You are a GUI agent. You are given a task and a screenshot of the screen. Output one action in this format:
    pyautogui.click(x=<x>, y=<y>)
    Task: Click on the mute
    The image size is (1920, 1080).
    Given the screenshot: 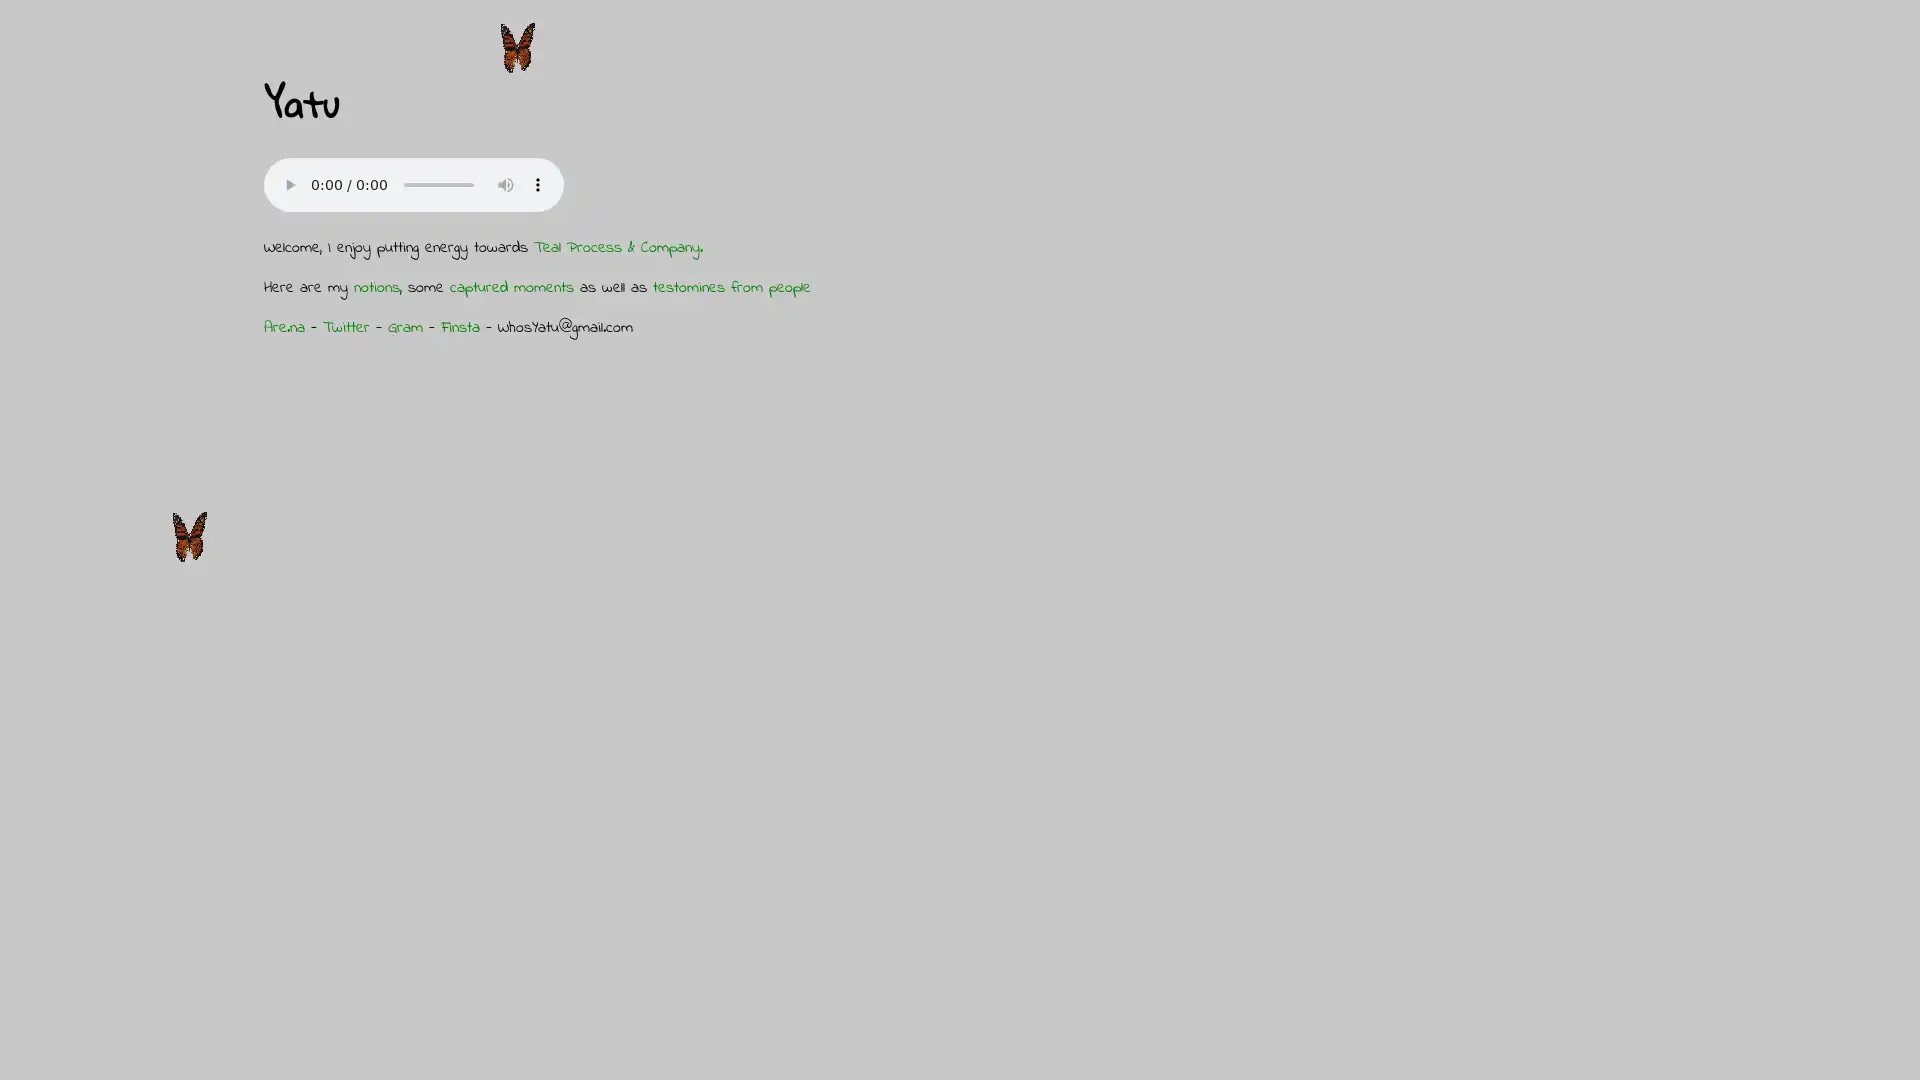 What is the action you would take?
    pyautogui.click(x=505, y=184)
    